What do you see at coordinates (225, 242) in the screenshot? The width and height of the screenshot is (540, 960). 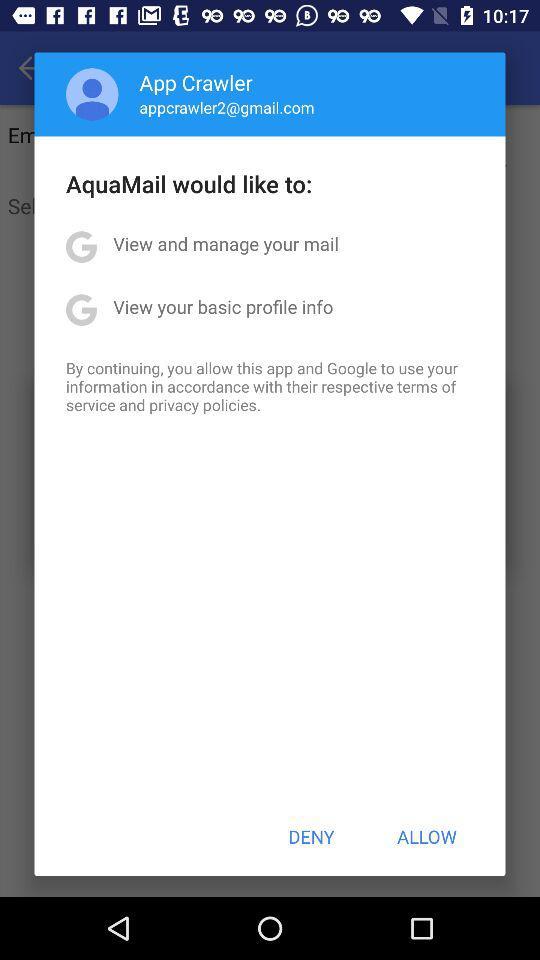 I see `the icon above view your basic` at bounding box center [225, 242].